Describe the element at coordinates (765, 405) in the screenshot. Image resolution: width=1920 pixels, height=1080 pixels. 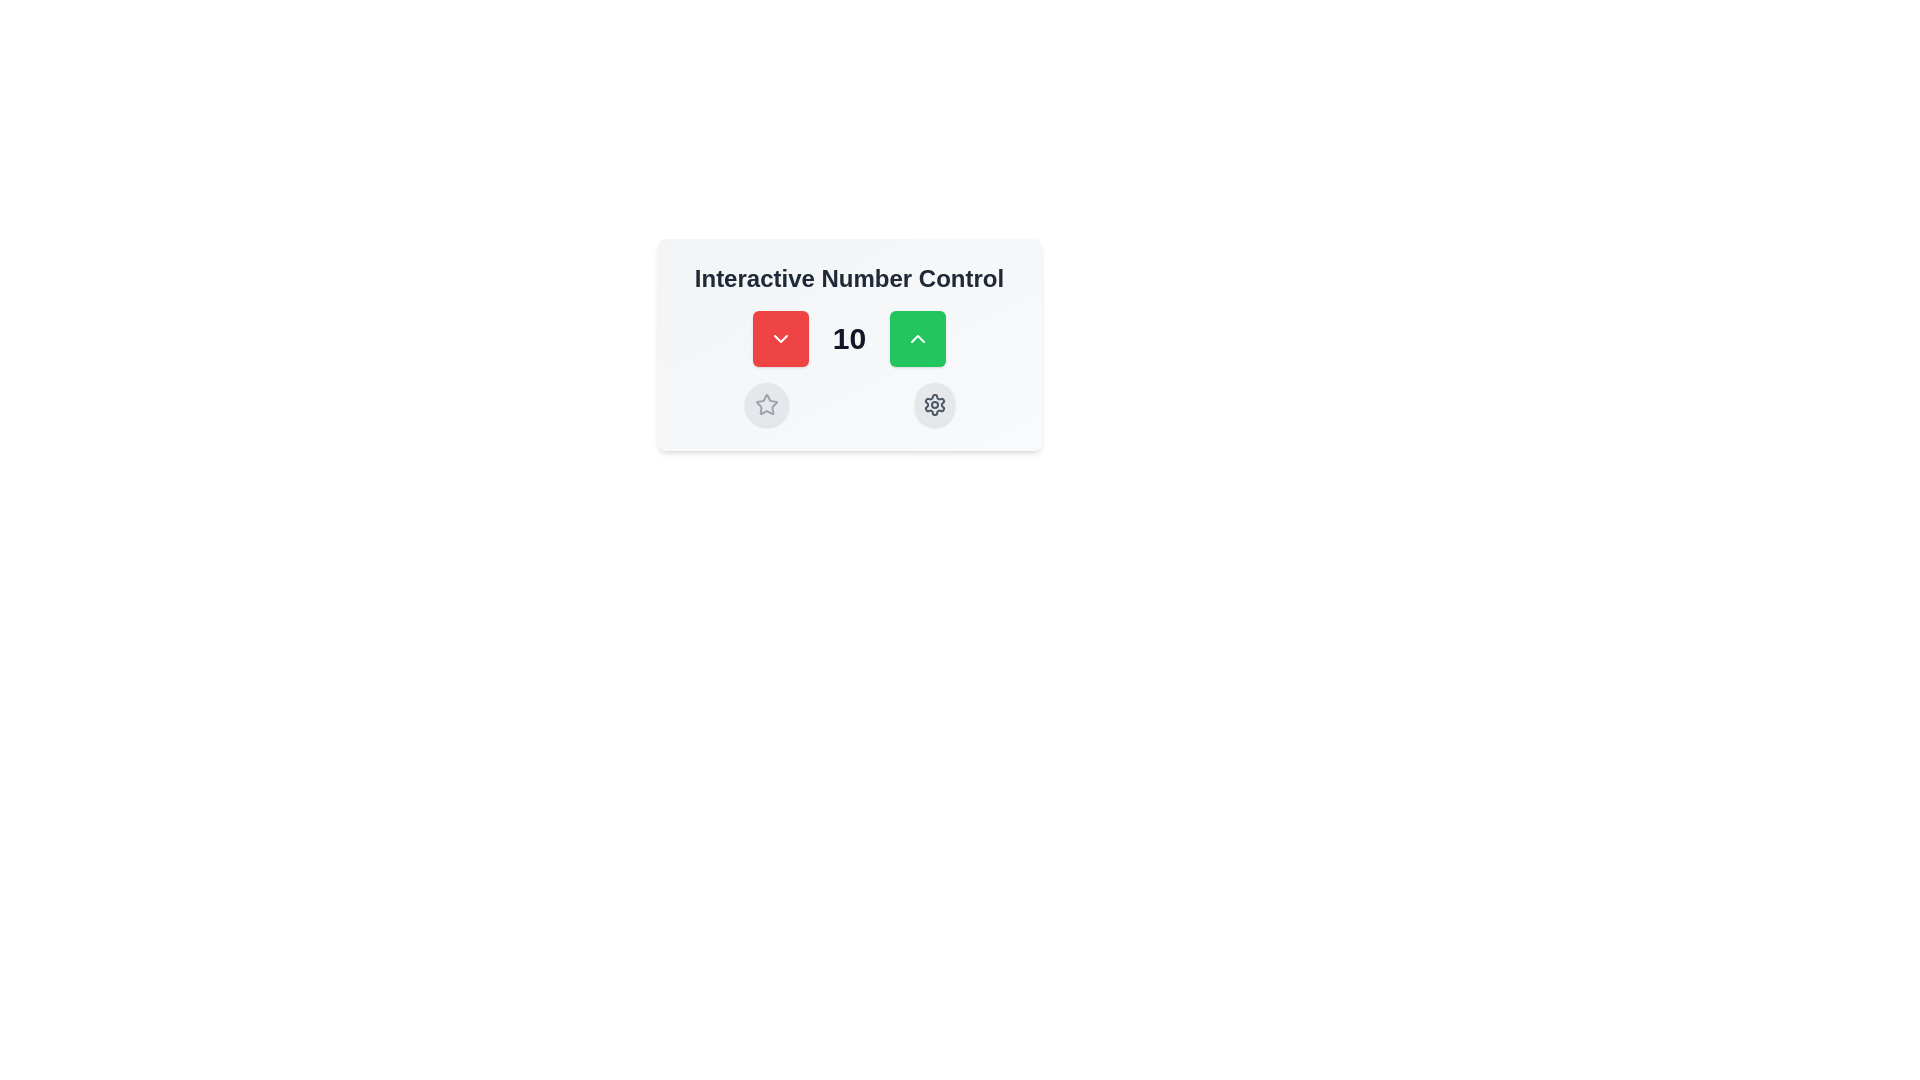
I see `the first button with a star icon located below the 'Interactive Number Control' label` at that location.